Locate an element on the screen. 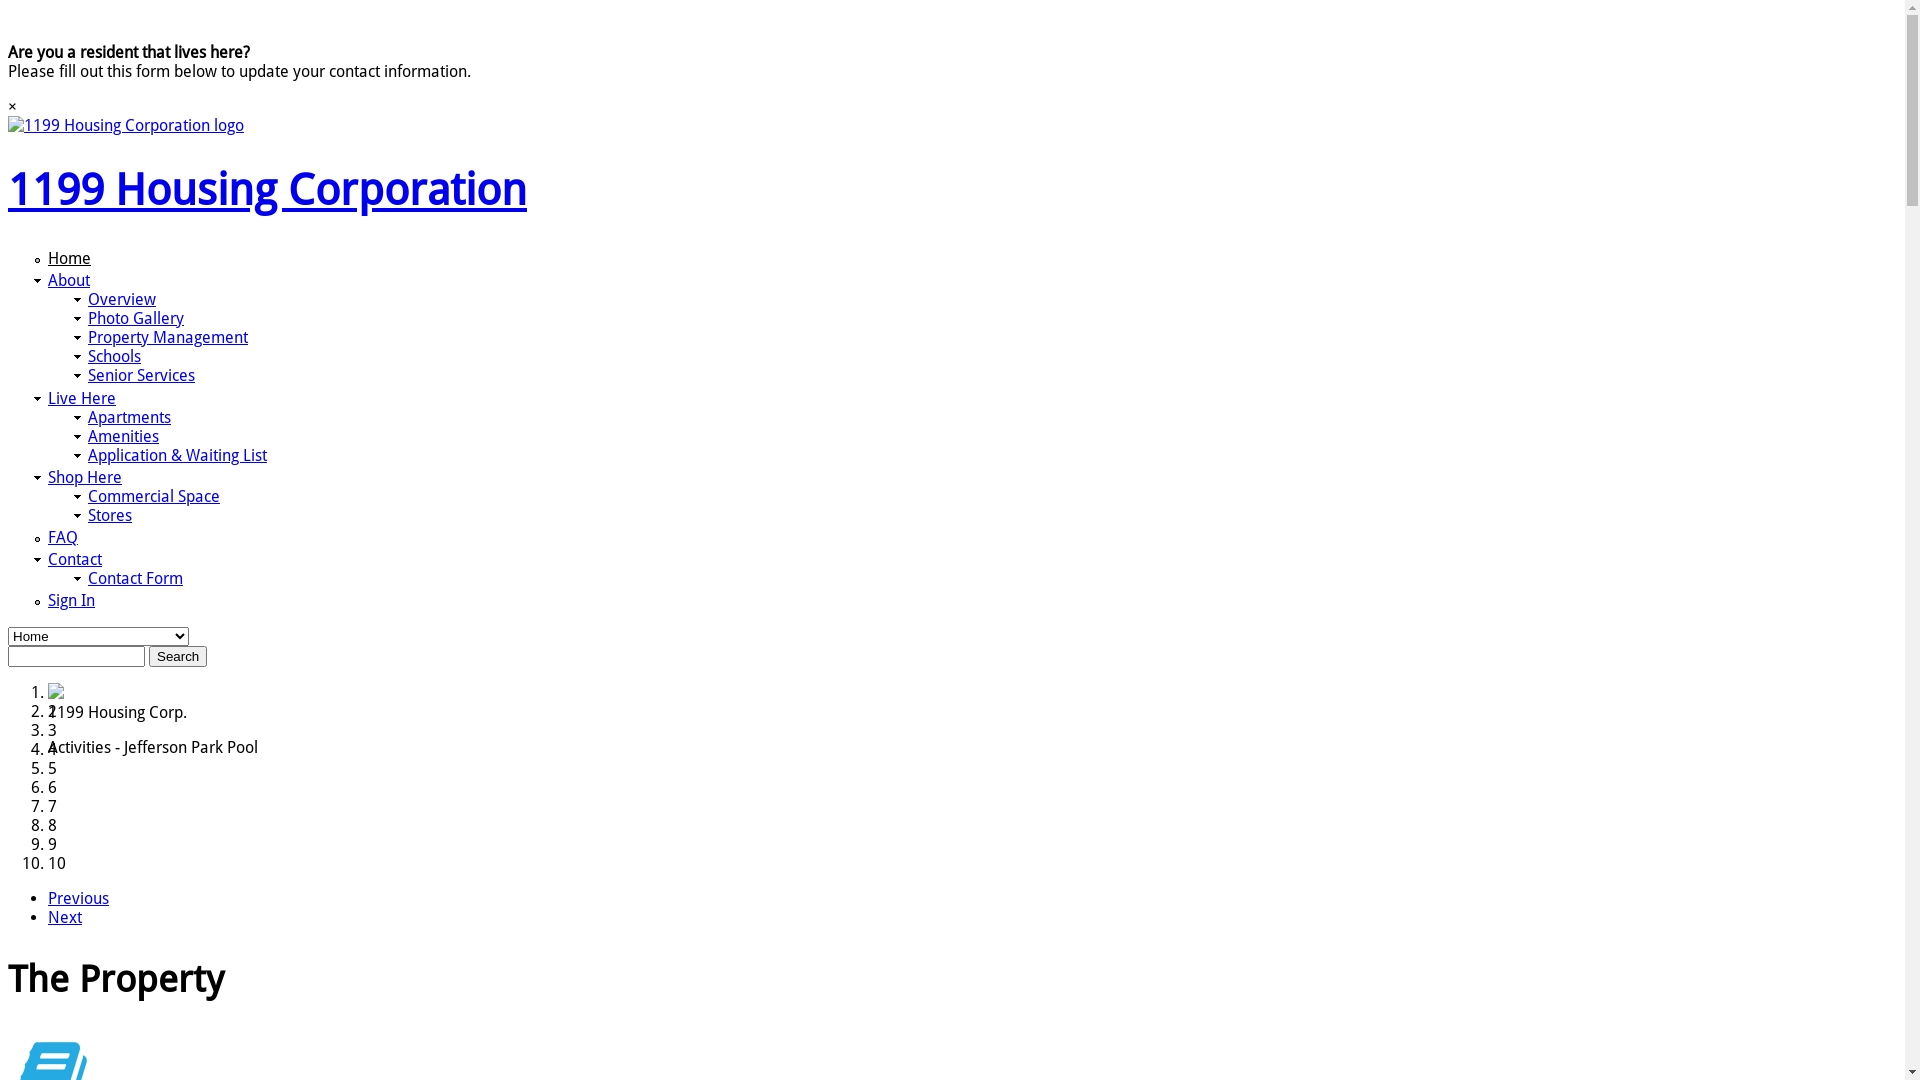 This screenshot has height=1080, width=1920. 'Property Management' is located at coordinates (86, 336).